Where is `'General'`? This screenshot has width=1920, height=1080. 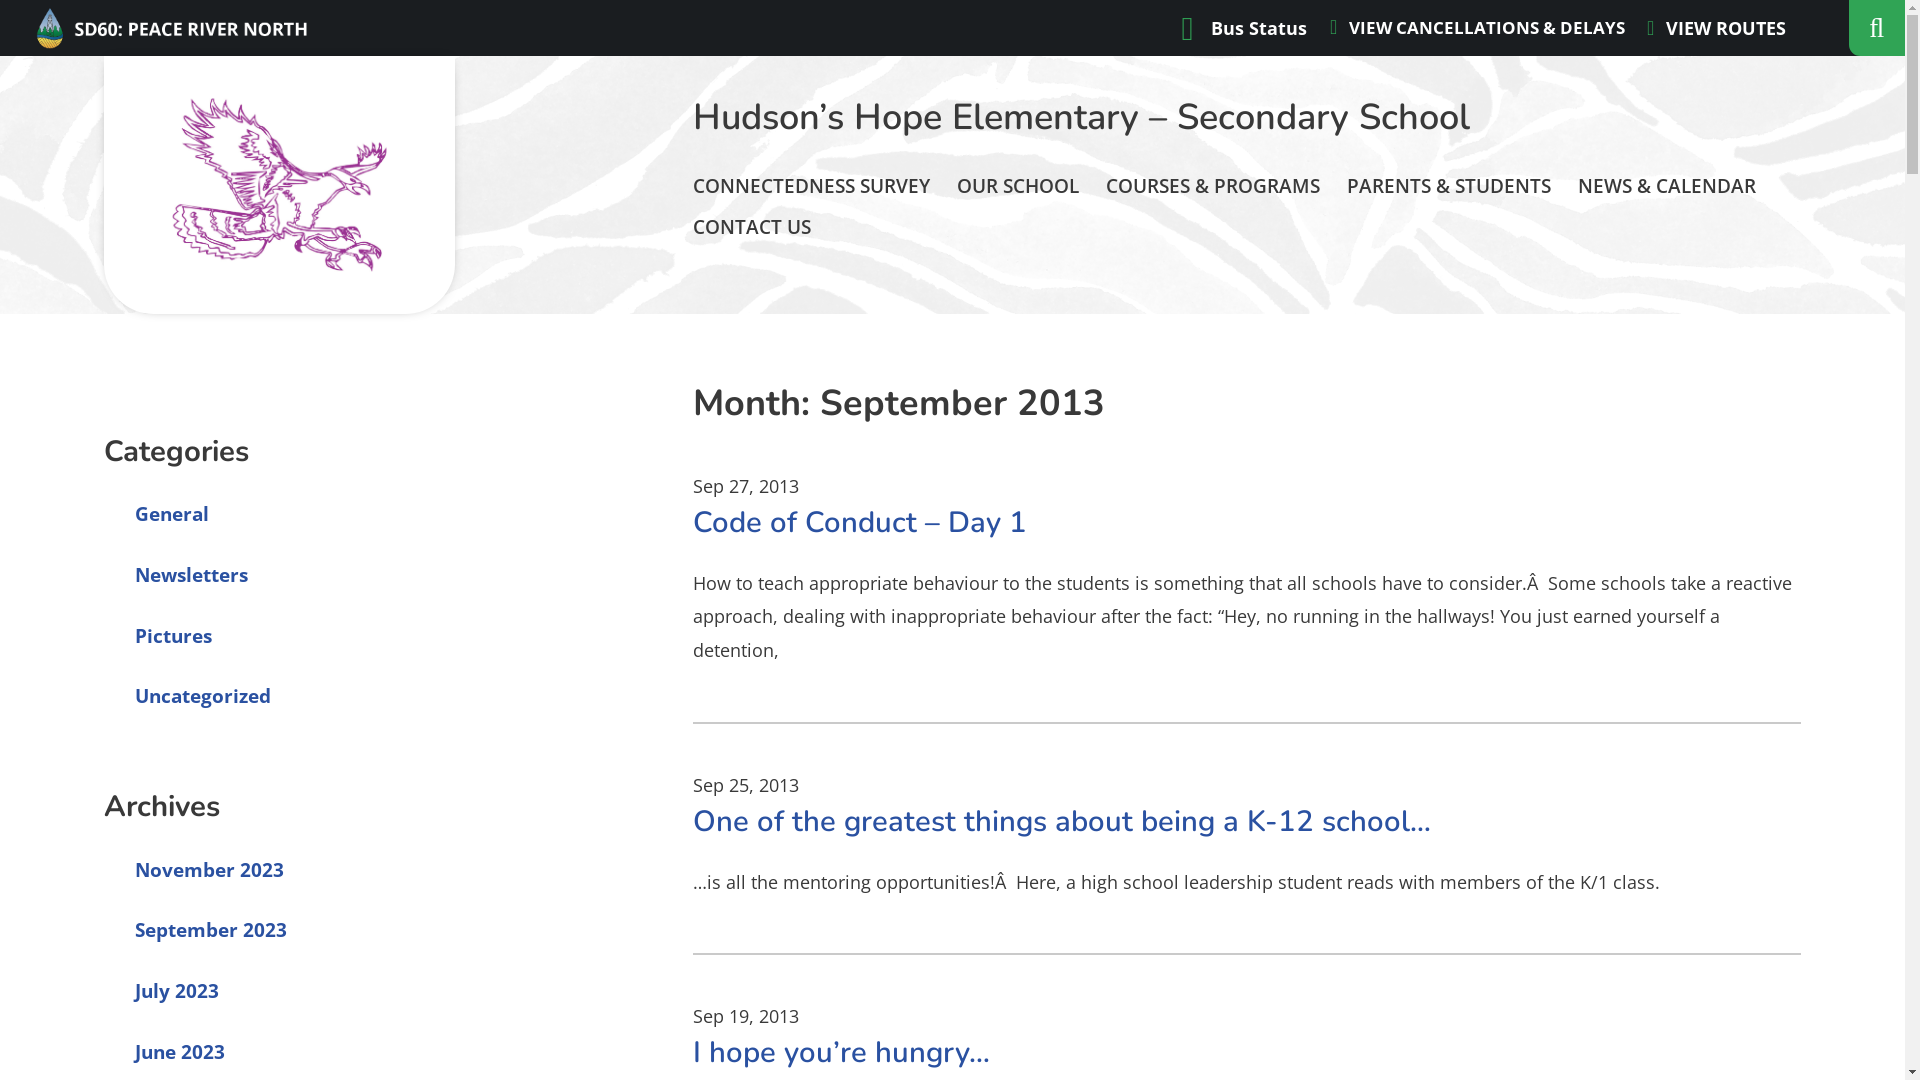 'General' is located at coordinates (156, 512).